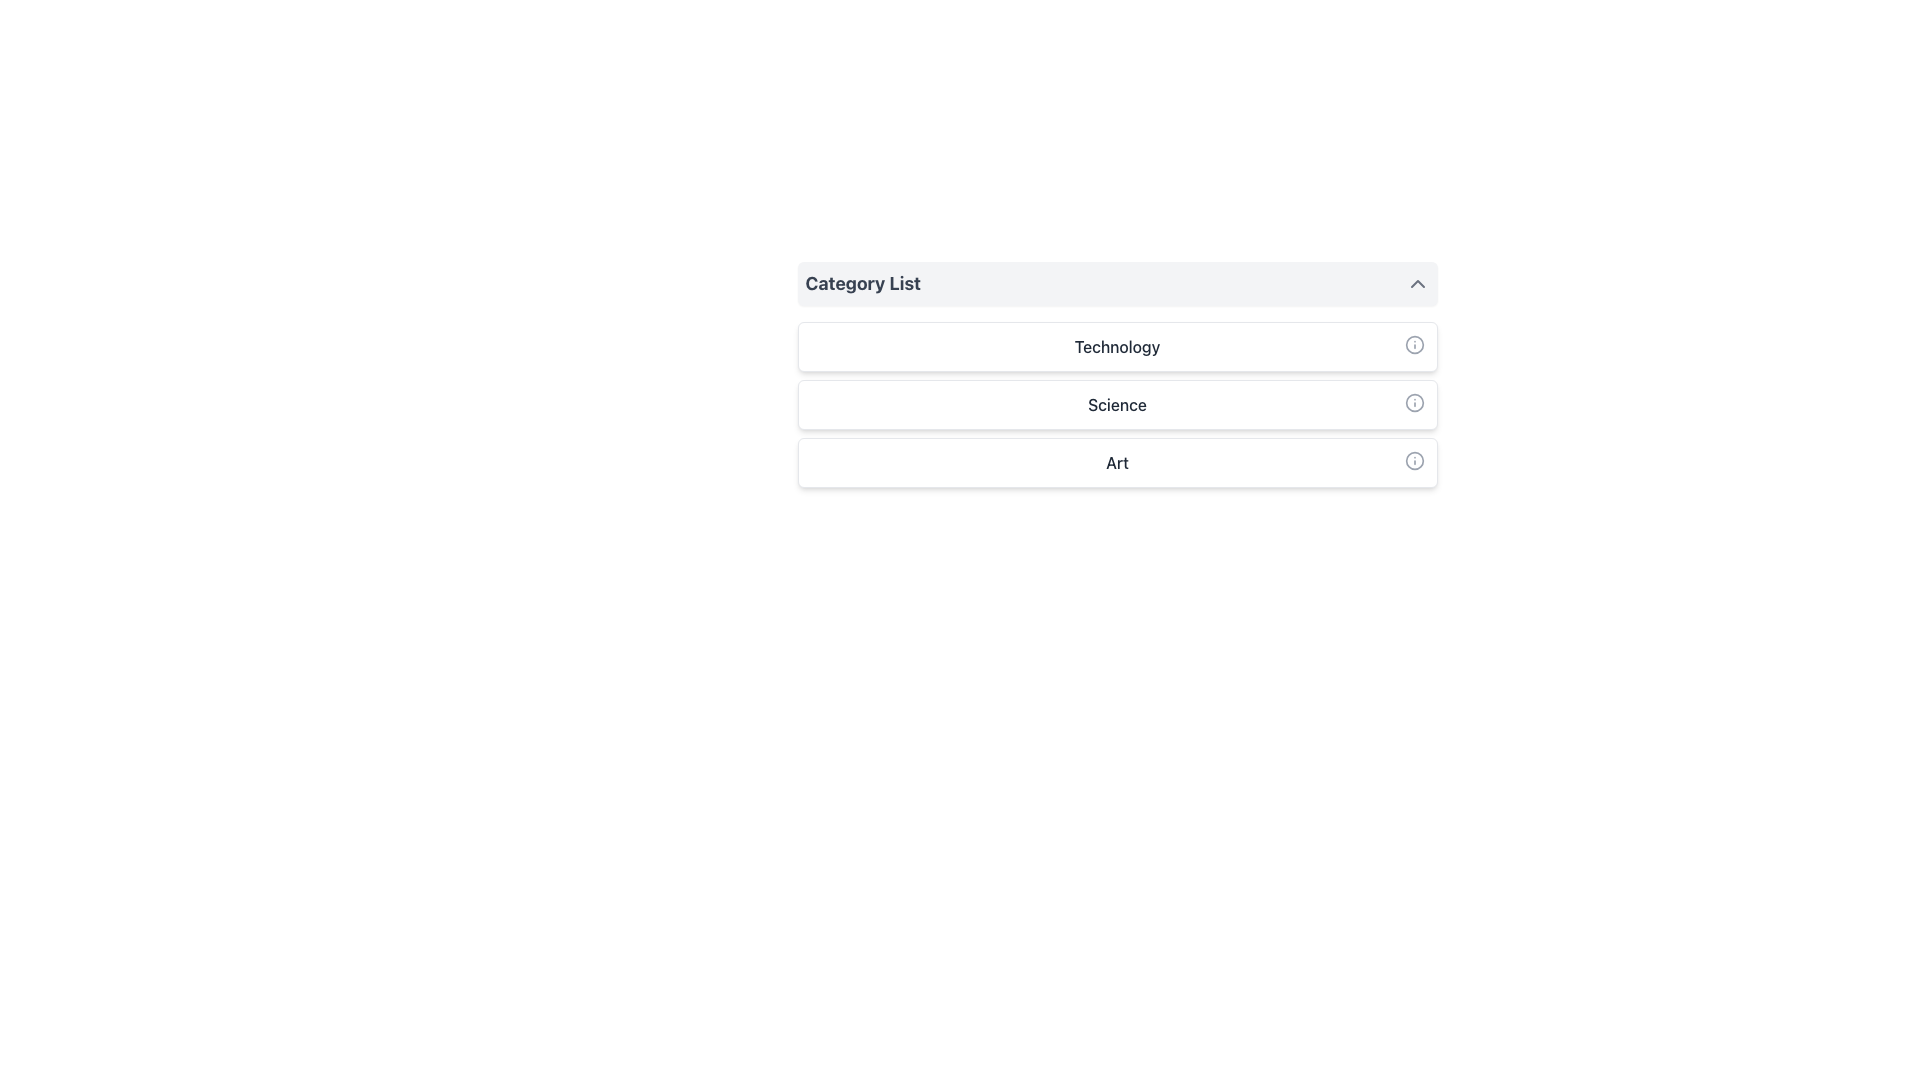 Image resolution: width=1920 pixels, height=1080 pixels. I want to click on the graphical circle element within the SVG icon, located, so click(1413, 402).